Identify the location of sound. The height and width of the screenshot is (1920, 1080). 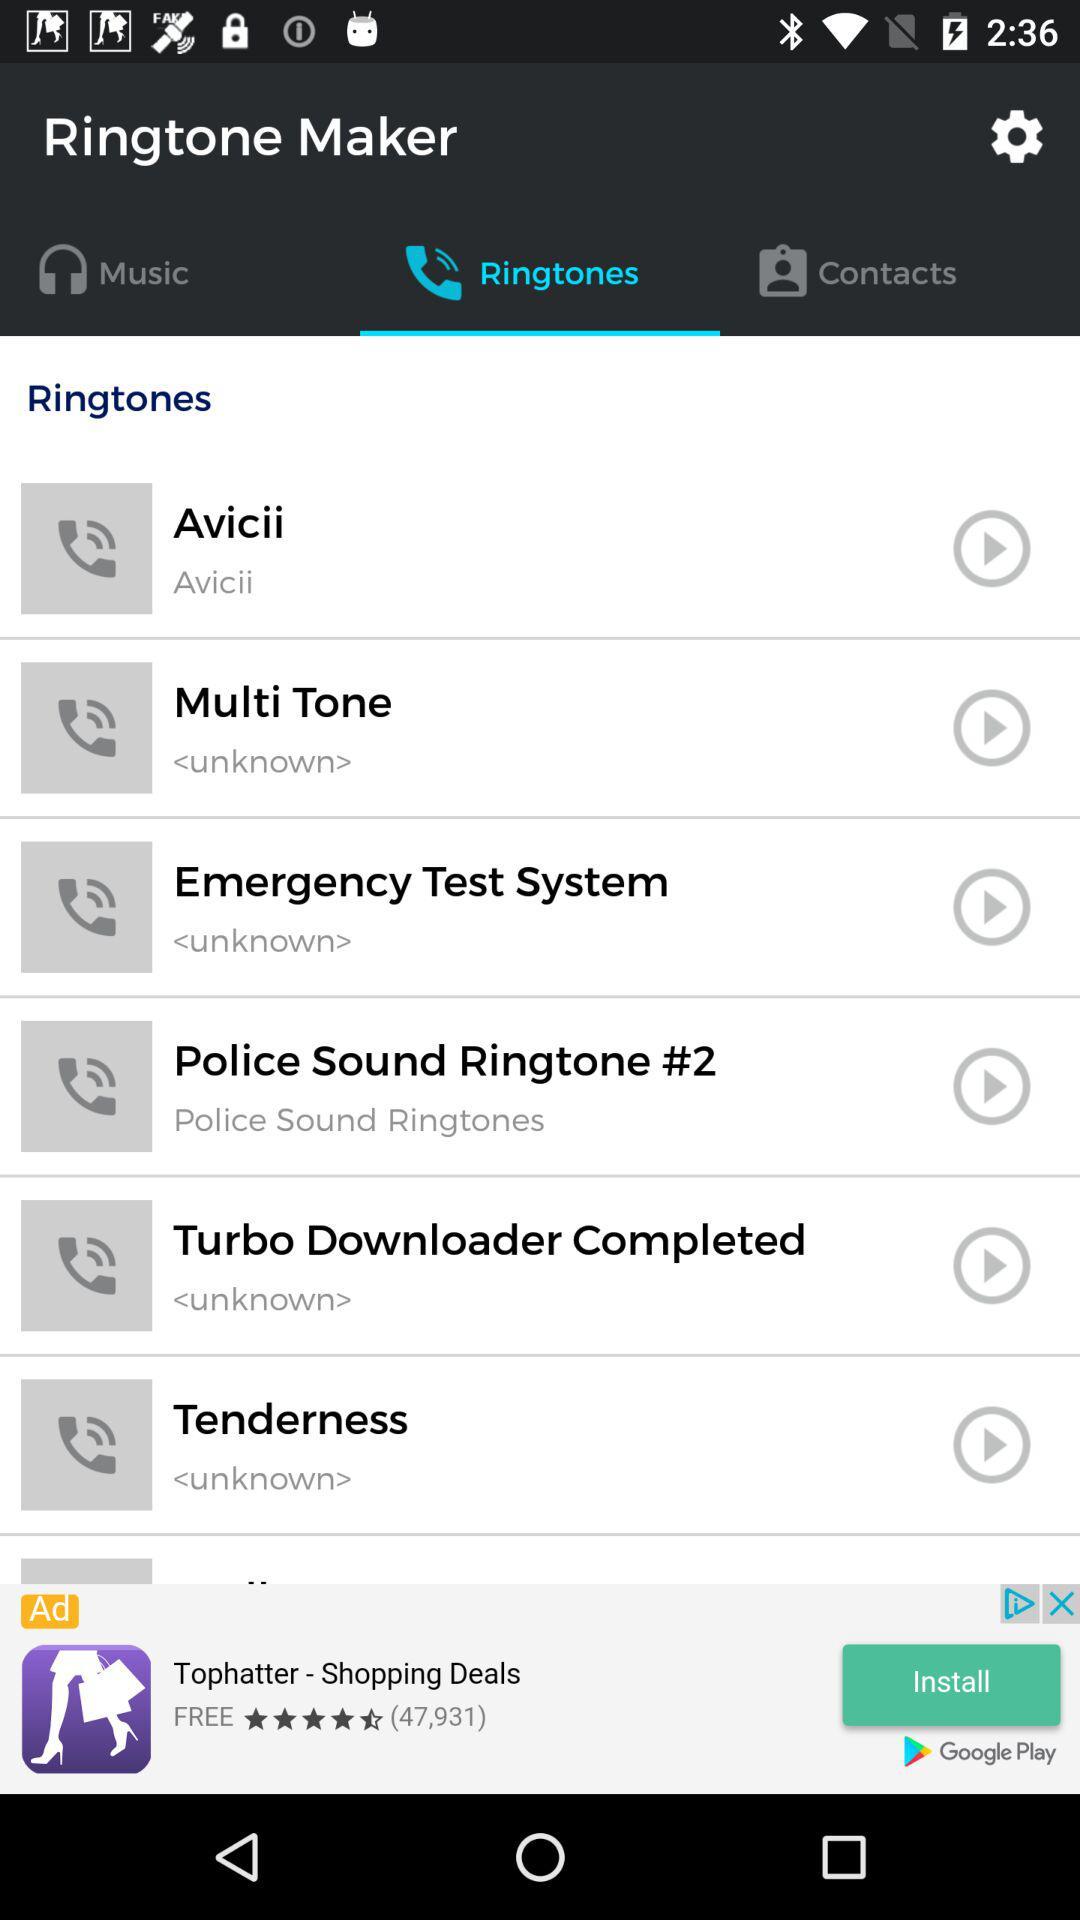
(991, 1579).